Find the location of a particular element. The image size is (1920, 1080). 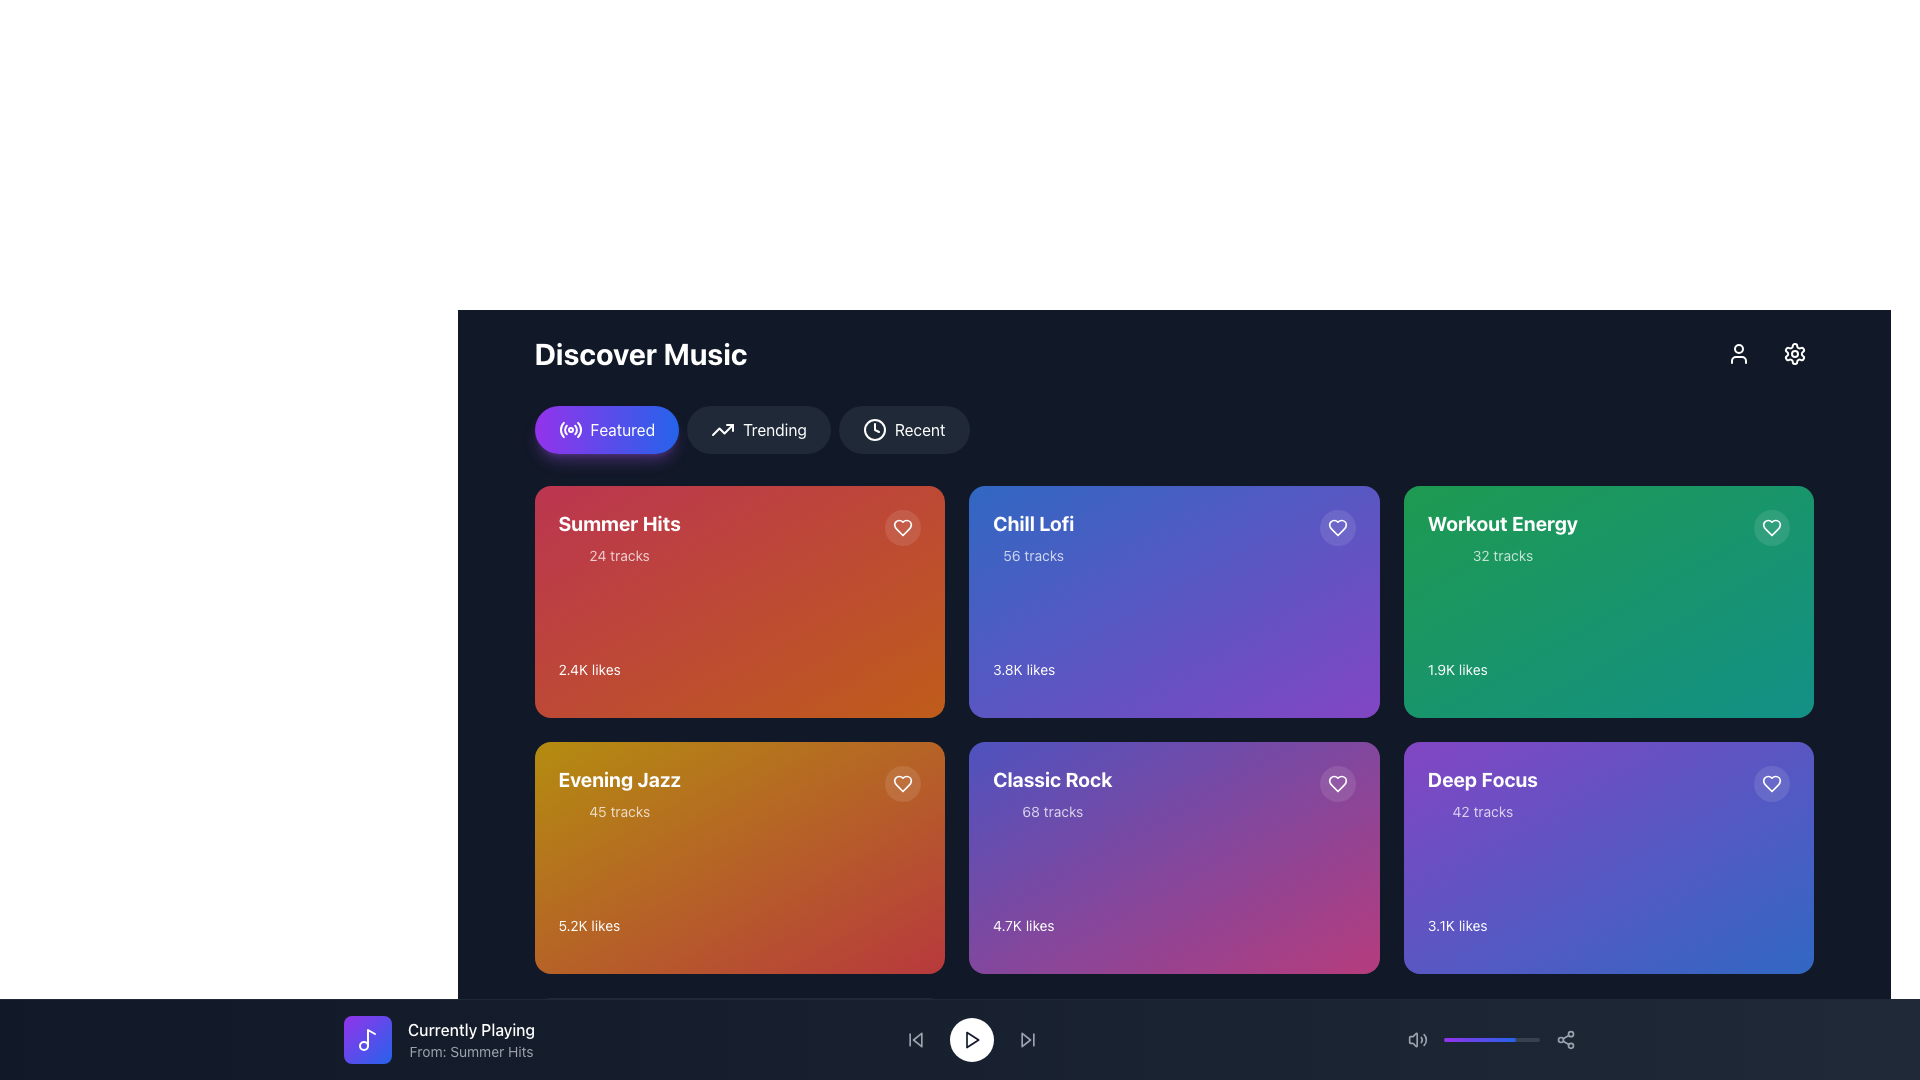

the leftward pointing arrowhead icon in the navigation bar, which functions is located at coordinates (916, 1039).